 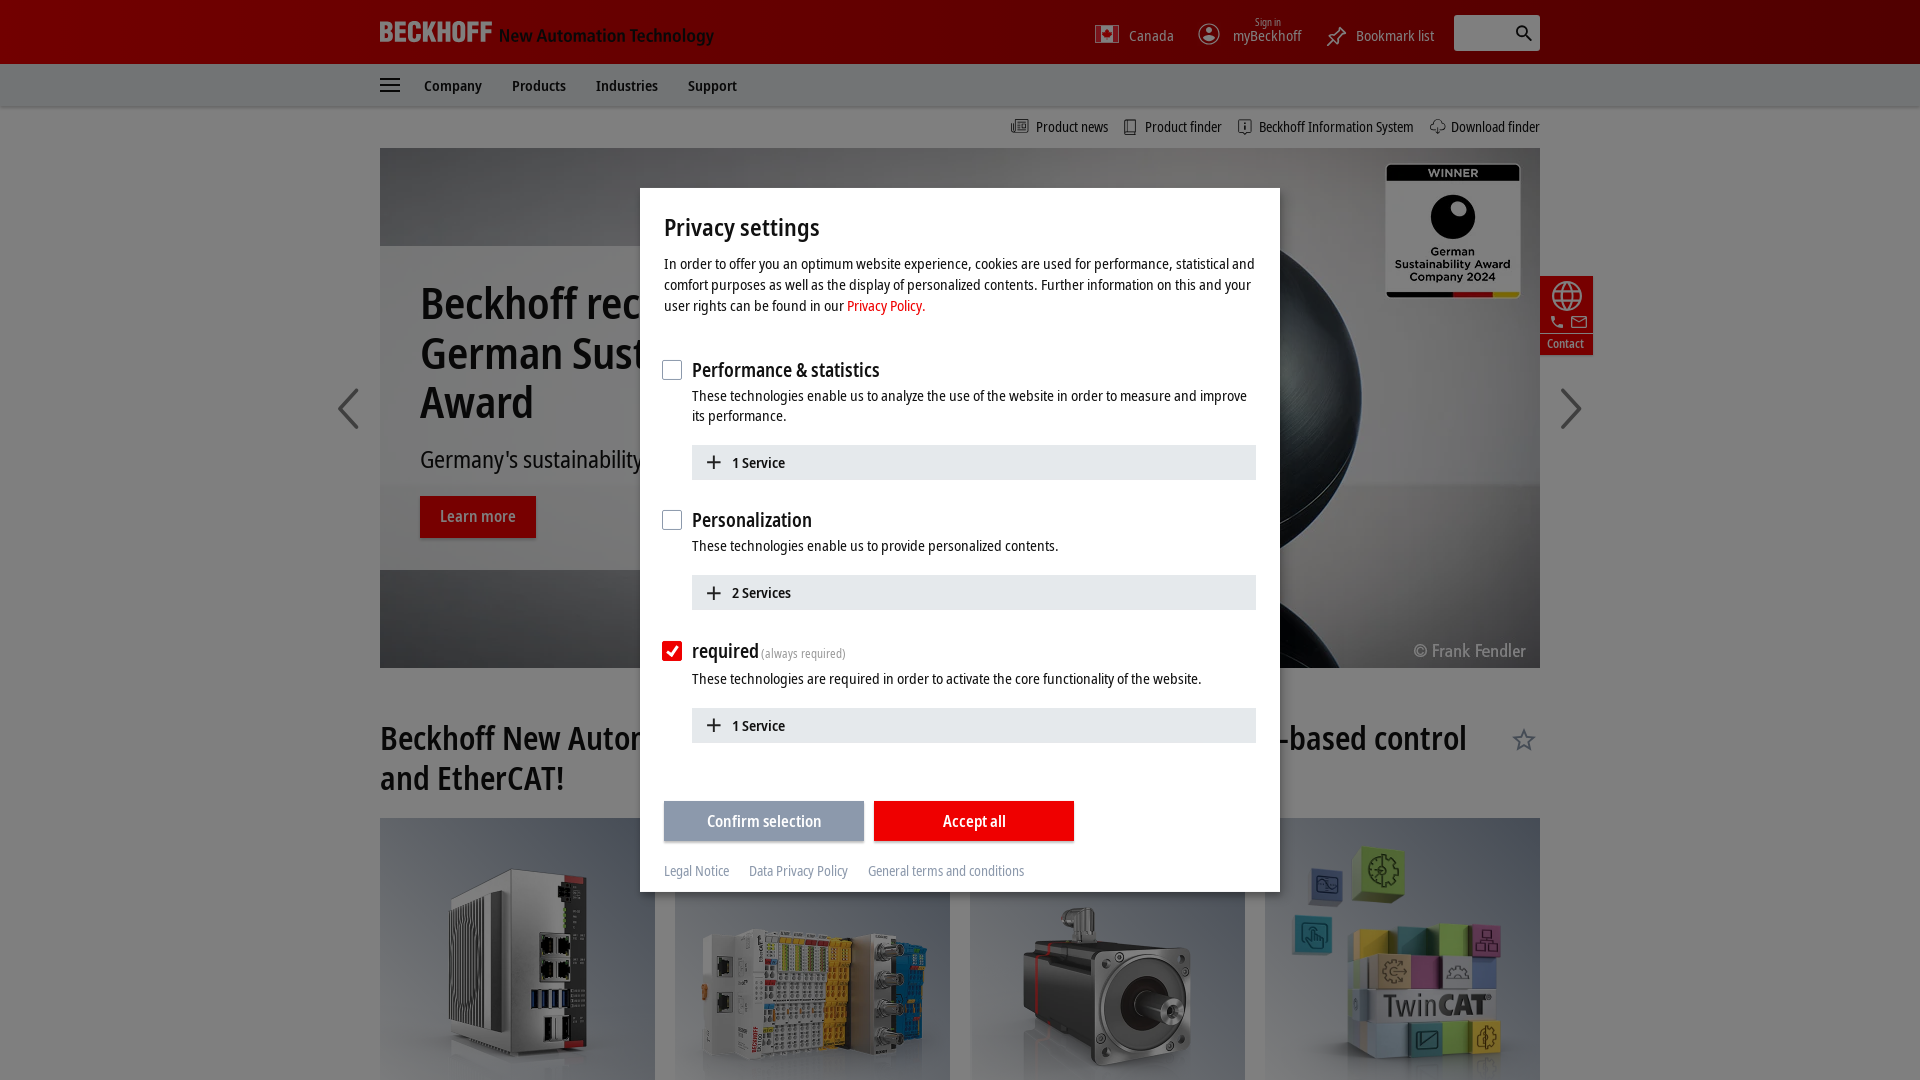 What do you see at coordinates (1325, 127) in the screenshot?
I see `'Beckhoff Information System'` at bounding box center [1325, 127].